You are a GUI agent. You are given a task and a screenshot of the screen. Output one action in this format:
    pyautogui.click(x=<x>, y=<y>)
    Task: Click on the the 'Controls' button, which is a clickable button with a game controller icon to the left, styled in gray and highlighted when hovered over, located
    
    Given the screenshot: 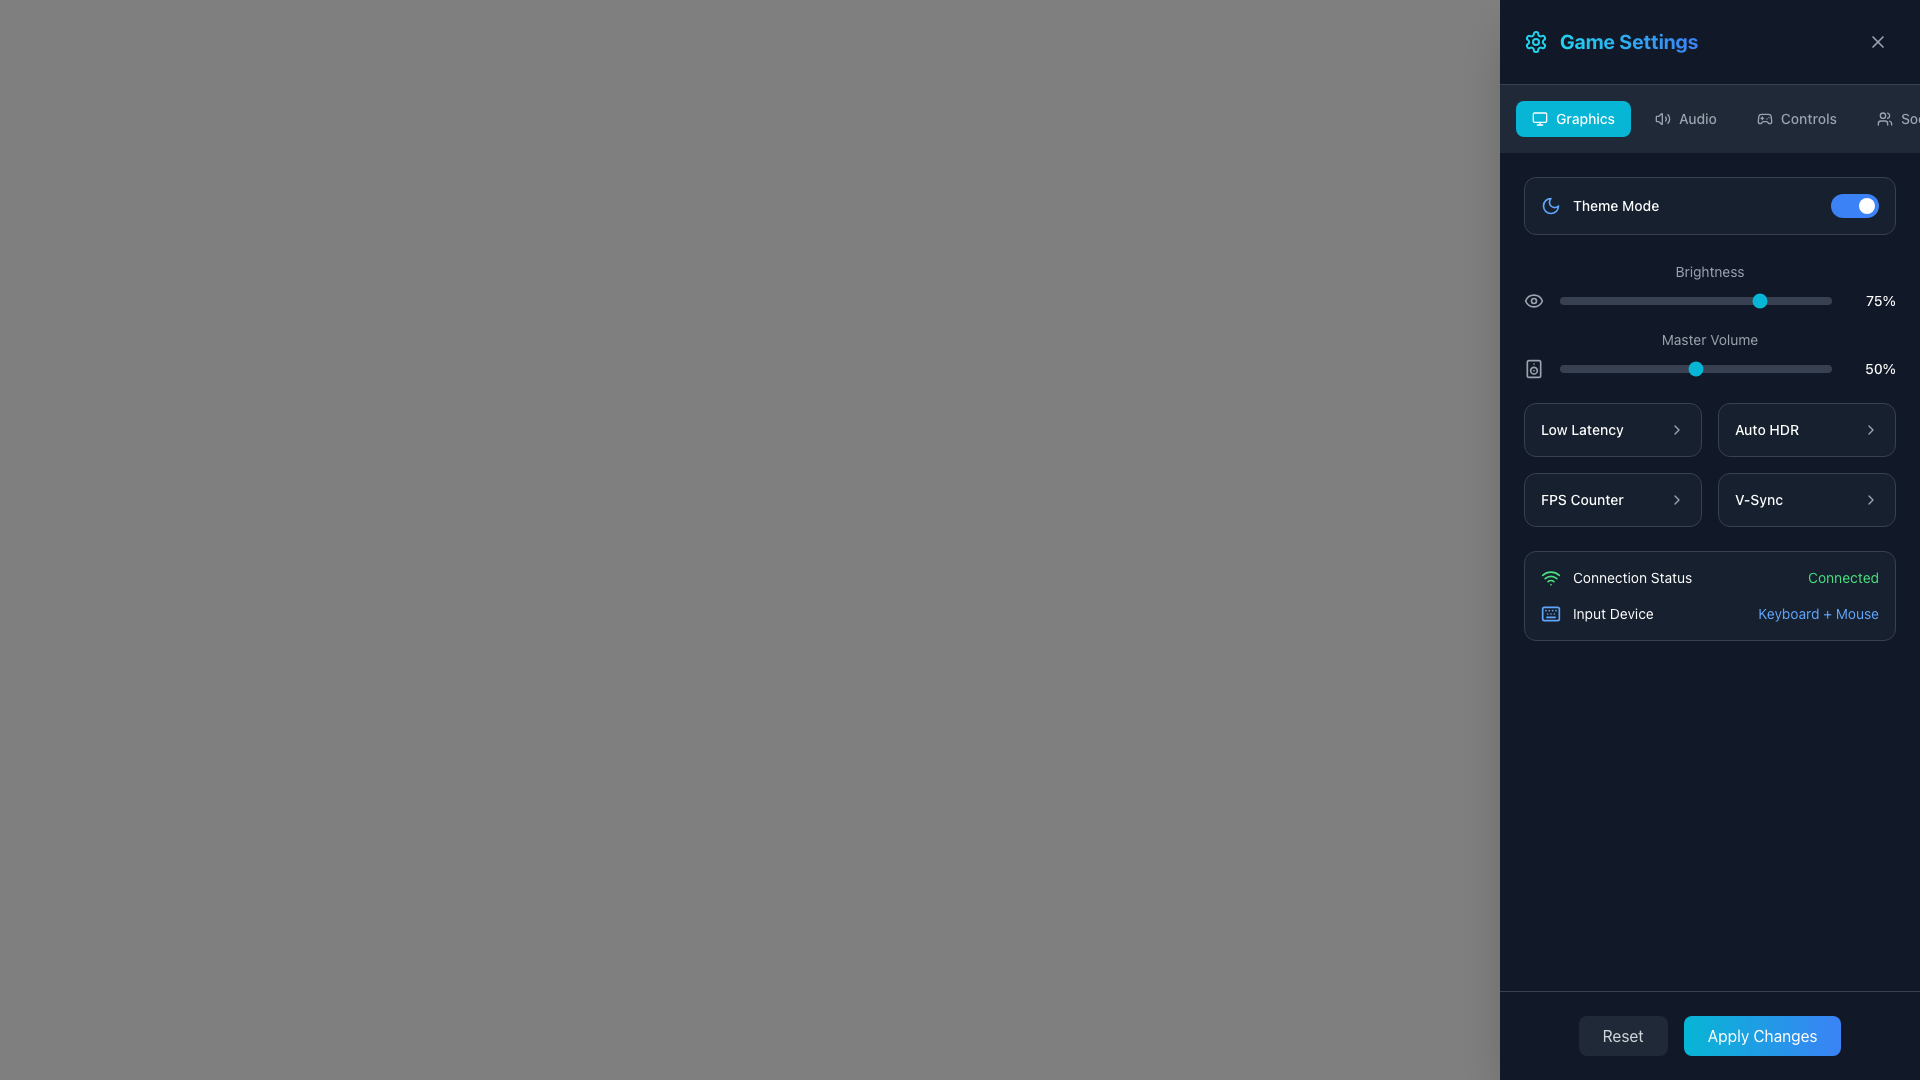 What is the action you would take?
    pyautogui.click(x=1796, y=119)
    